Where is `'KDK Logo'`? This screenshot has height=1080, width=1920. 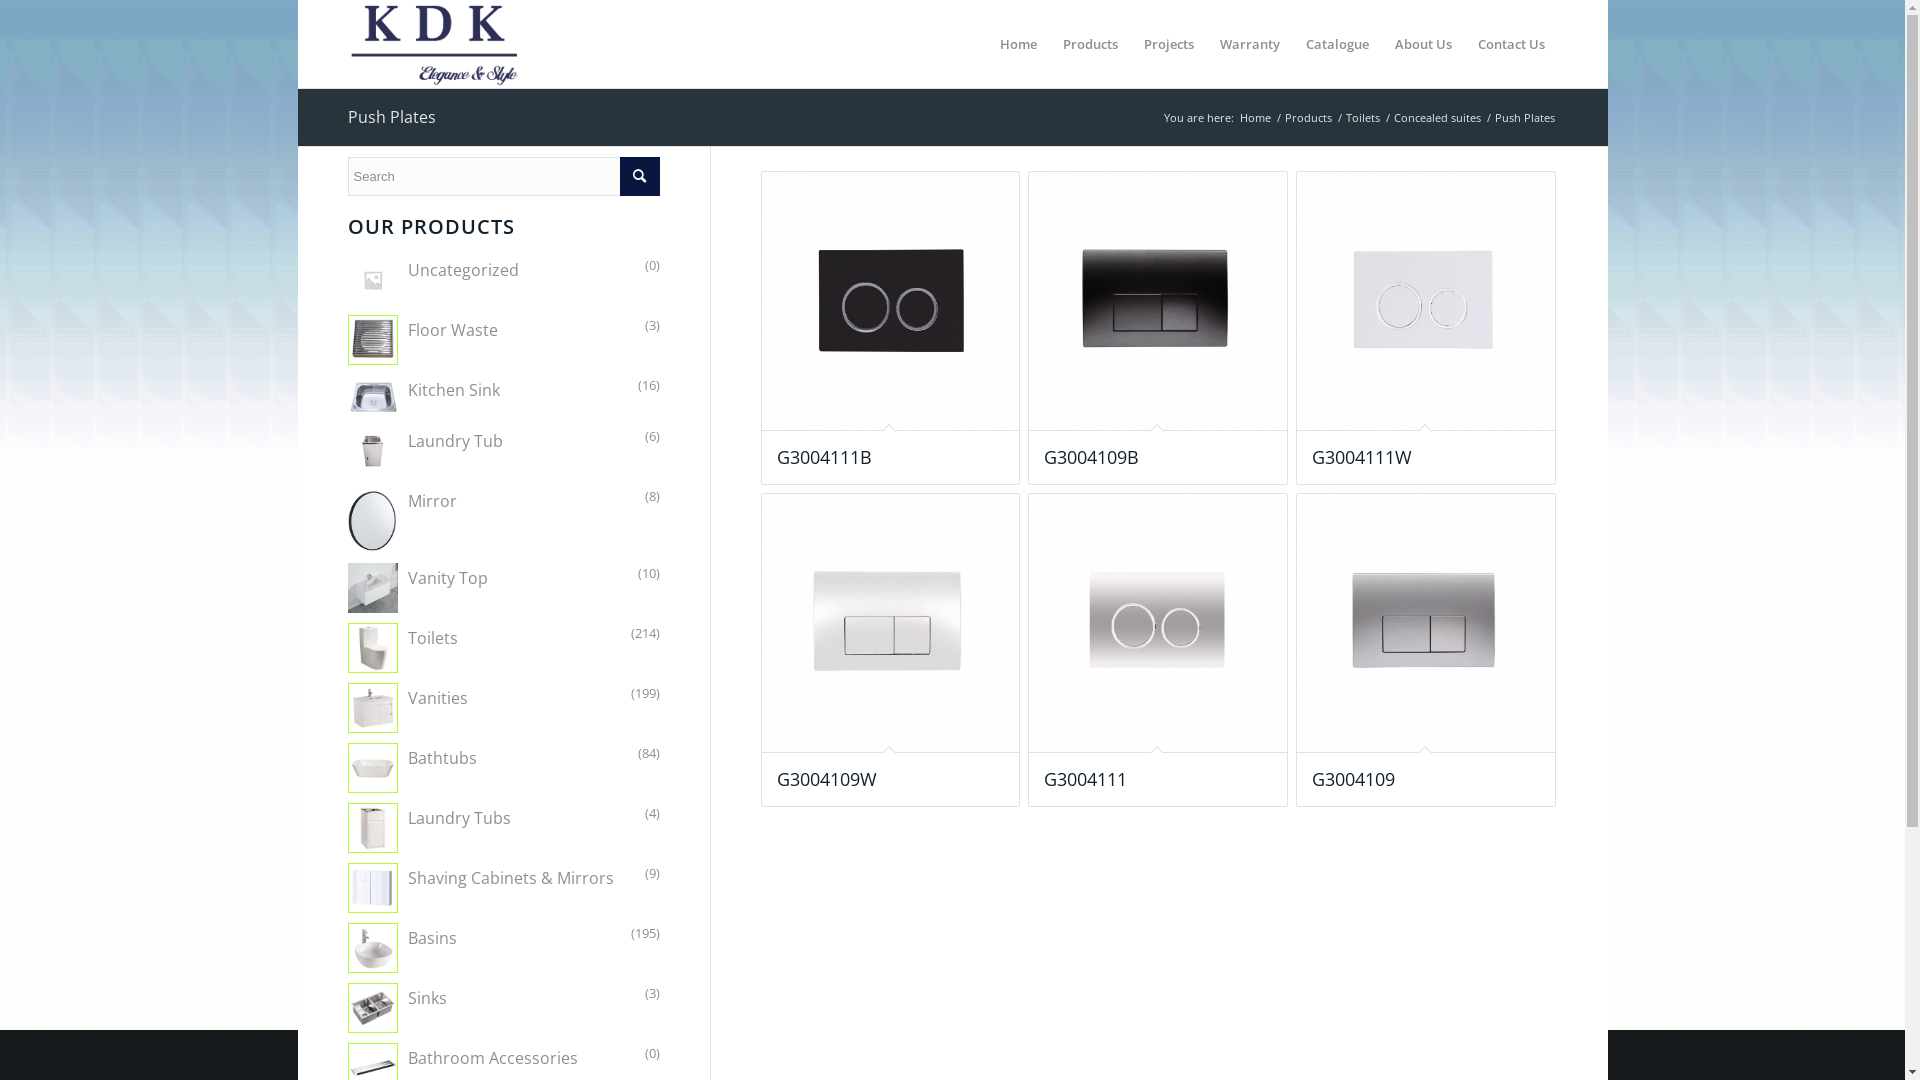
'KDK Logo' is located at coordinates (434, 43).